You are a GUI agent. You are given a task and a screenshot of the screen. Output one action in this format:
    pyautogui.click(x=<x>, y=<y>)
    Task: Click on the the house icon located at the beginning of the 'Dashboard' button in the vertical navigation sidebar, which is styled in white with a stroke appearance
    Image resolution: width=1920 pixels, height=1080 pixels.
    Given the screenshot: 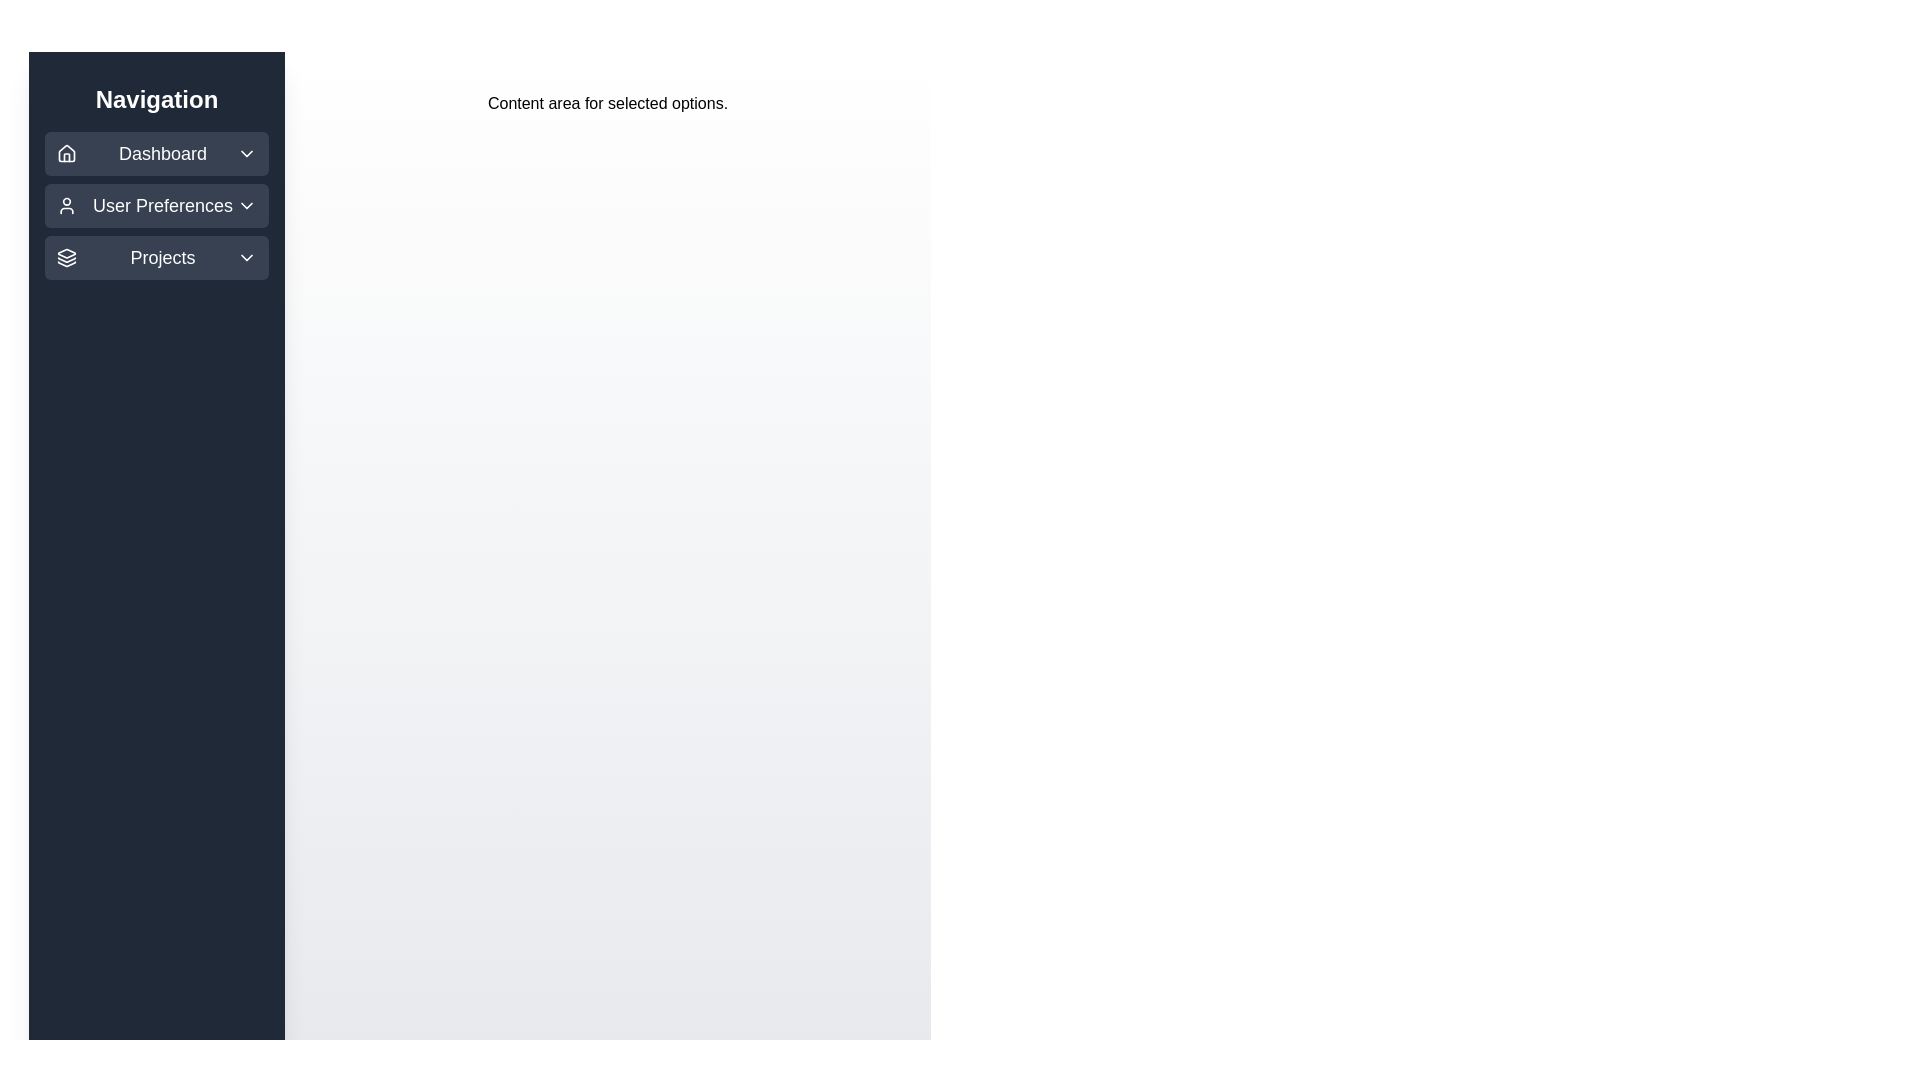 What is the action you would take?
    pyautogui.click(x=67, y=153)
    